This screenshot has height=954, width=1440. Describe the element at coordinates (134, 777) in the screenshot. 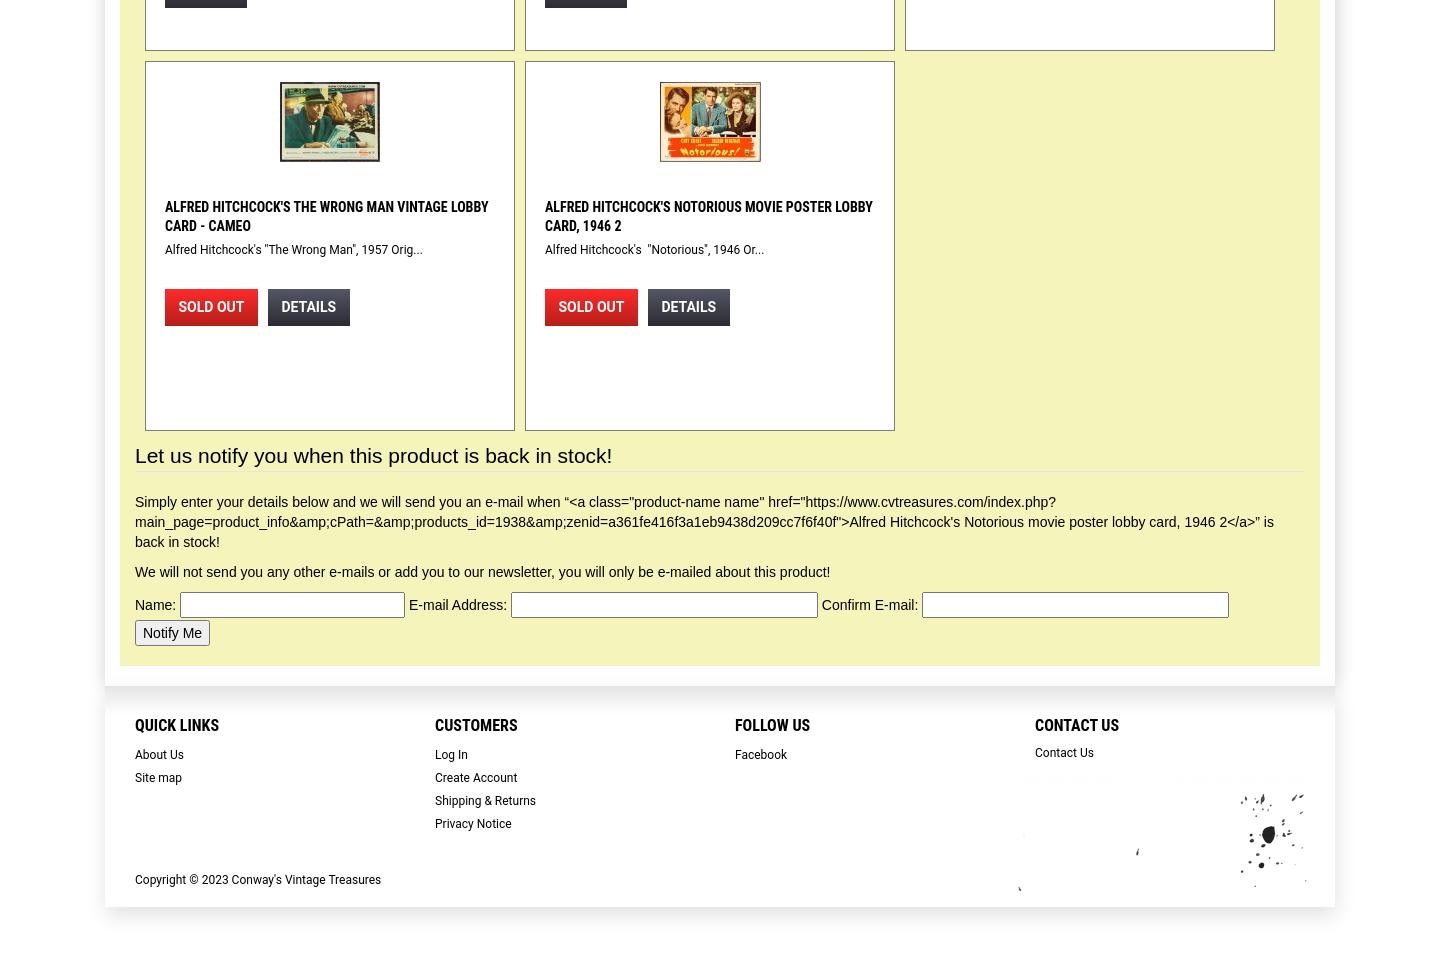

I see `'Site map'` at that location.